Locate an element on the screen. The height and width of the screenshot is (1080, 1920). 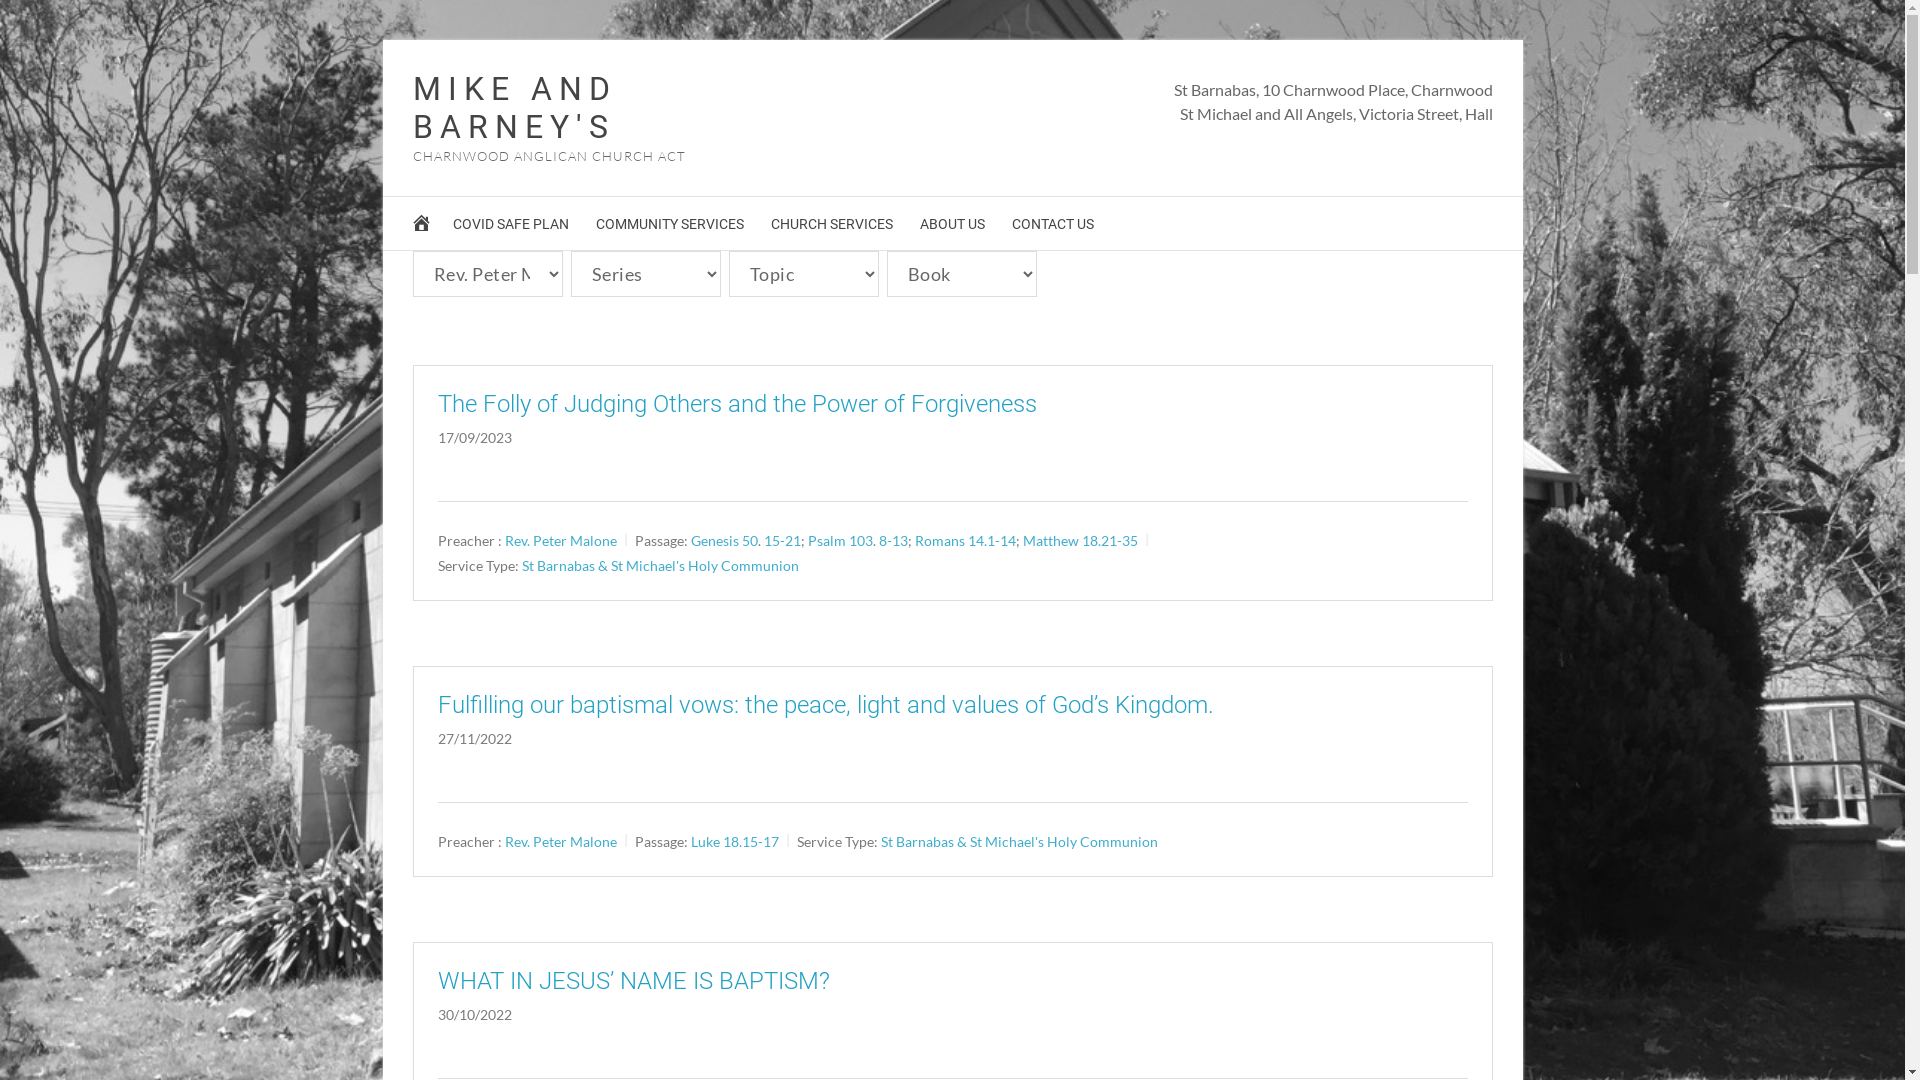
'ABOUT US' is located at coordinates (951, 223).